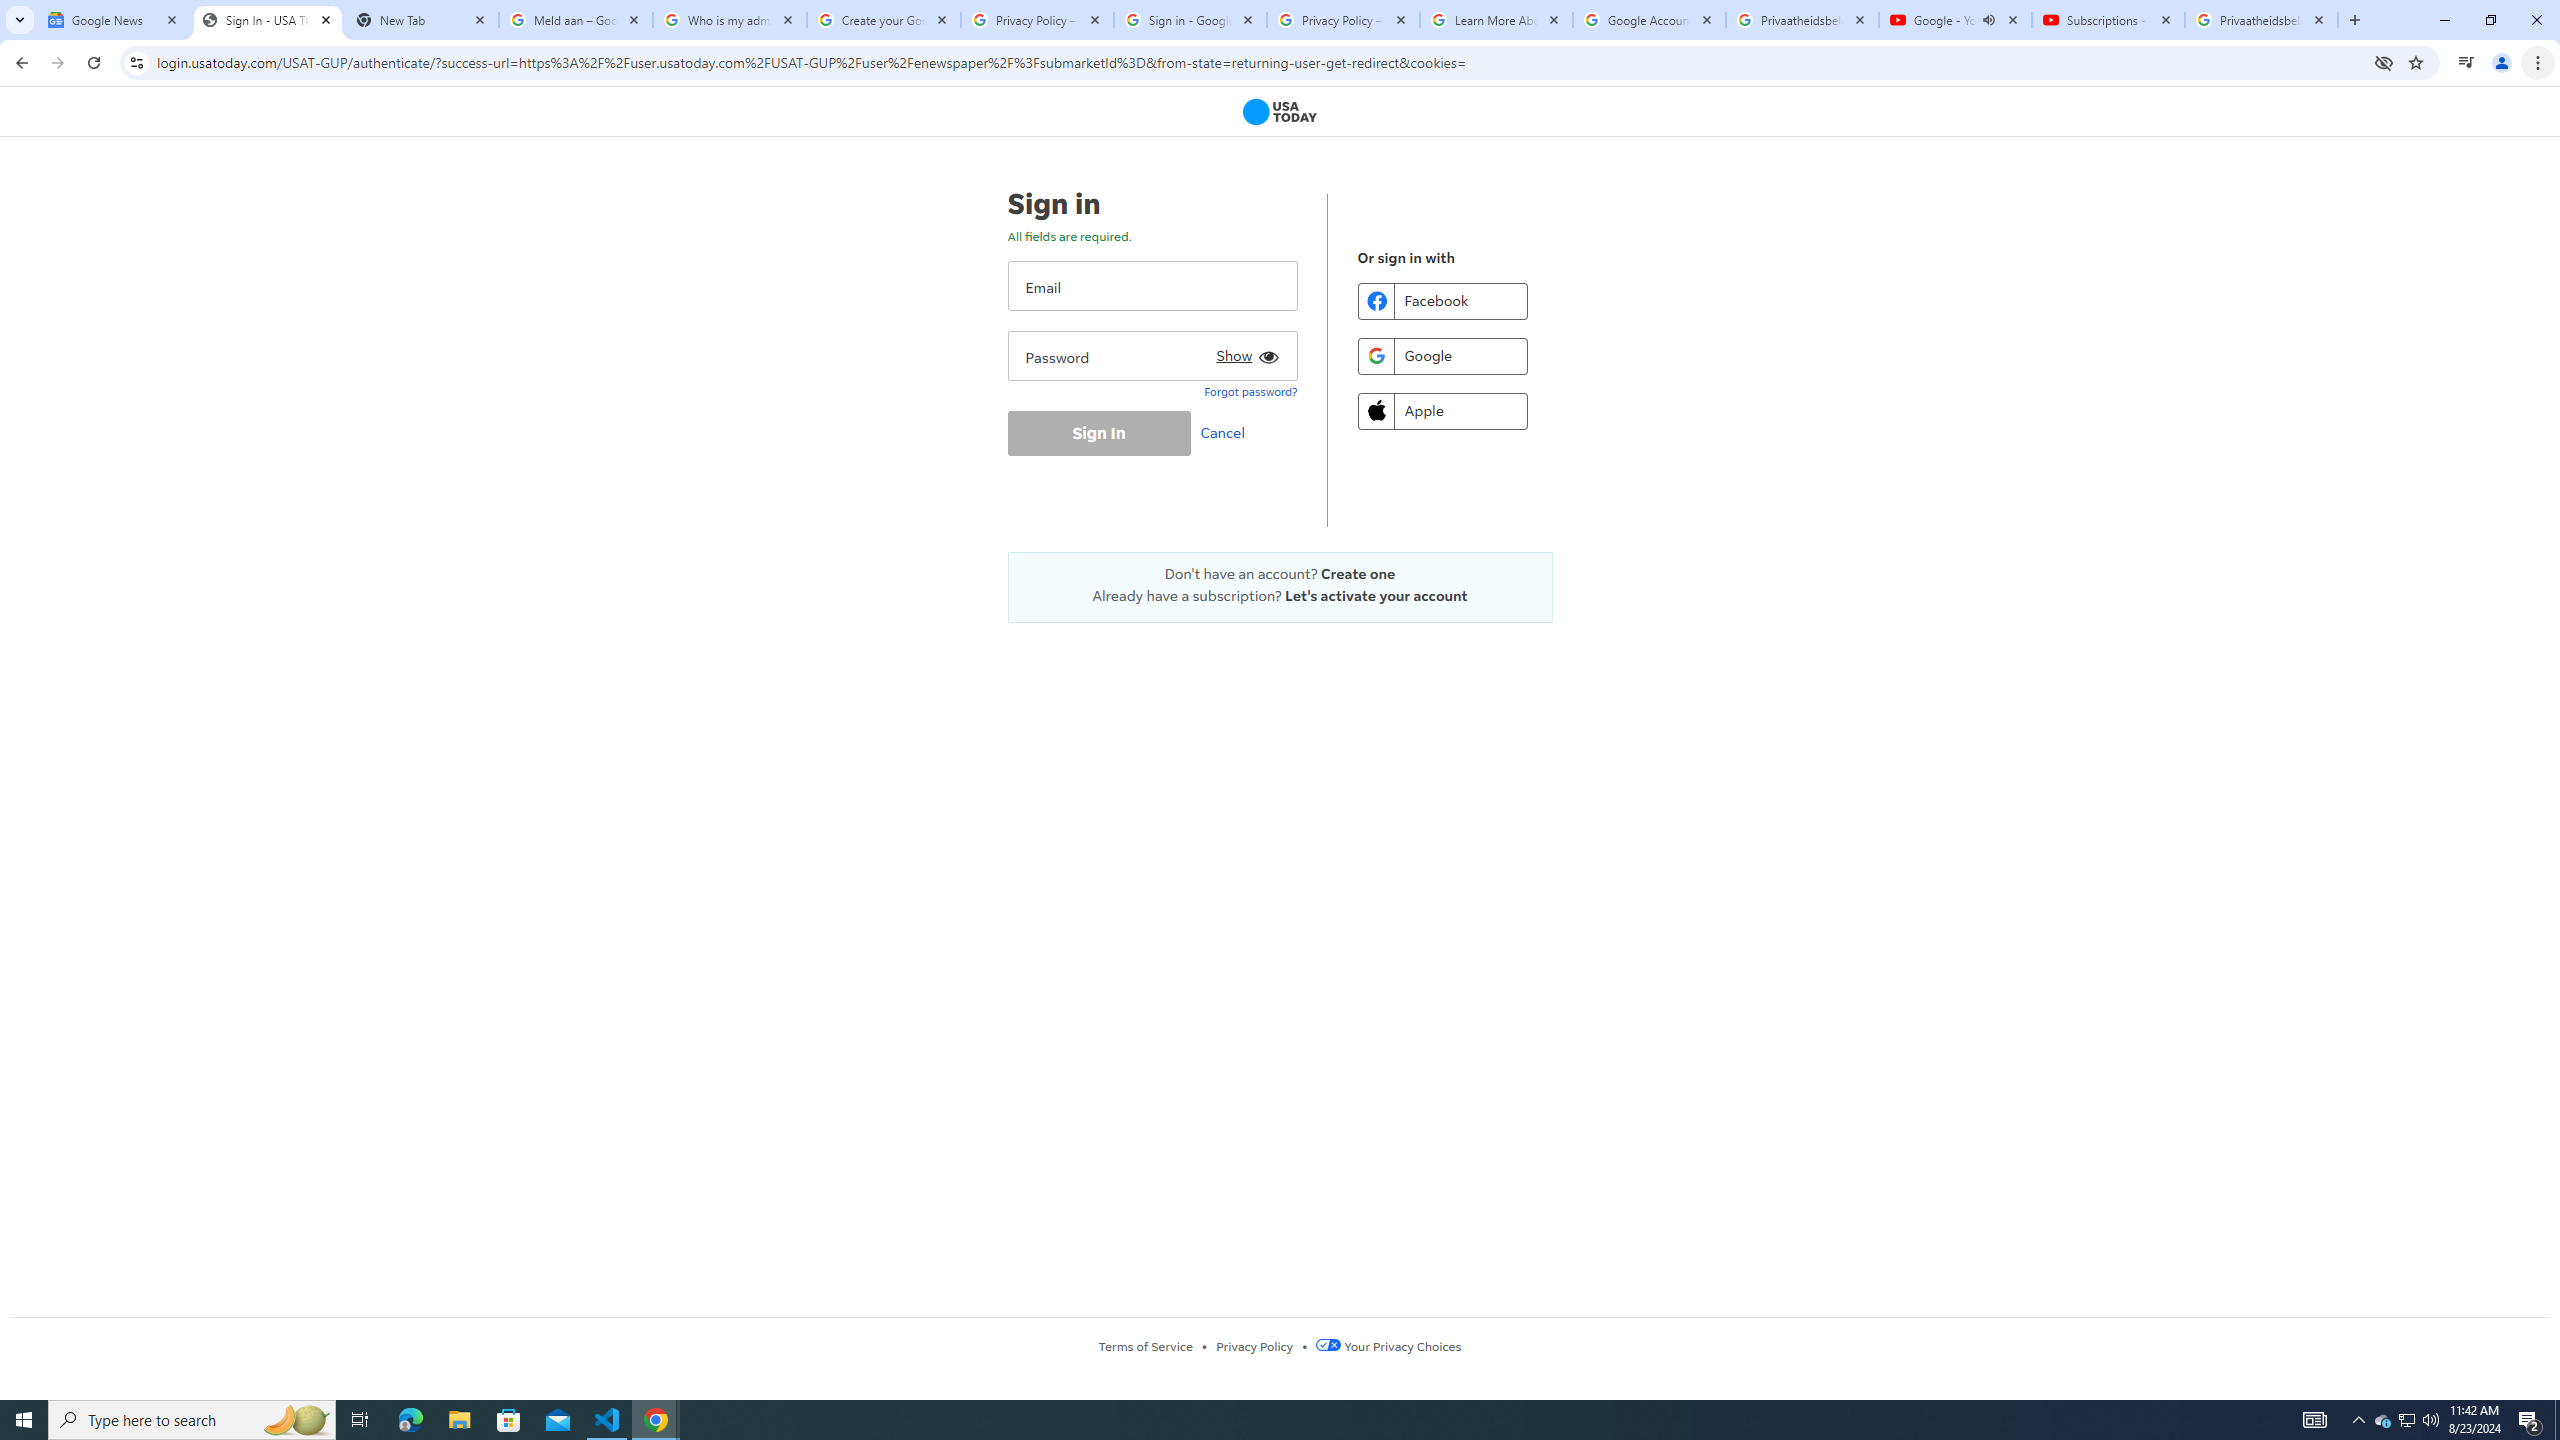  What do you see at coordinates (2107, 19) in the screenshot?
I see `'Subscriptions - YouTube'` at bounding box center [2107, 19].